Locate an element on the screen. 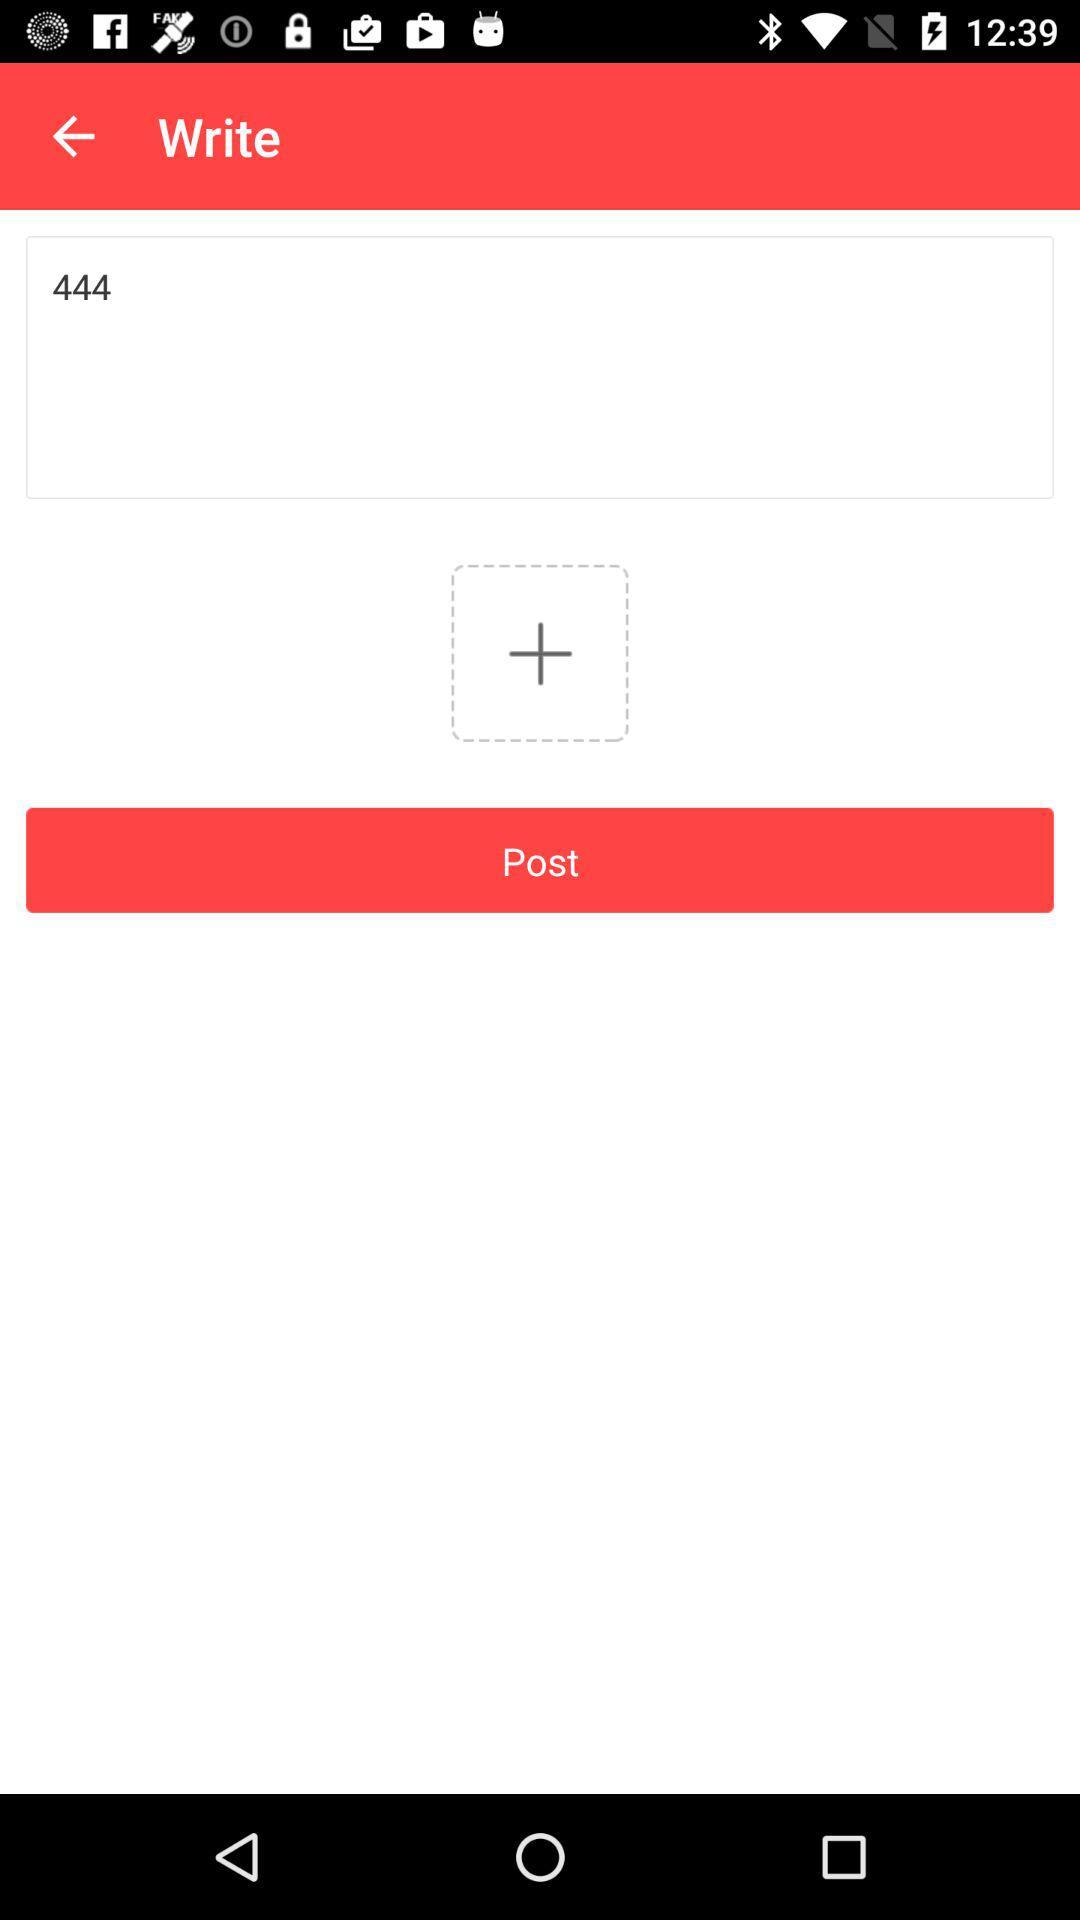  app next to the write app is located at coordinates (72, 135).